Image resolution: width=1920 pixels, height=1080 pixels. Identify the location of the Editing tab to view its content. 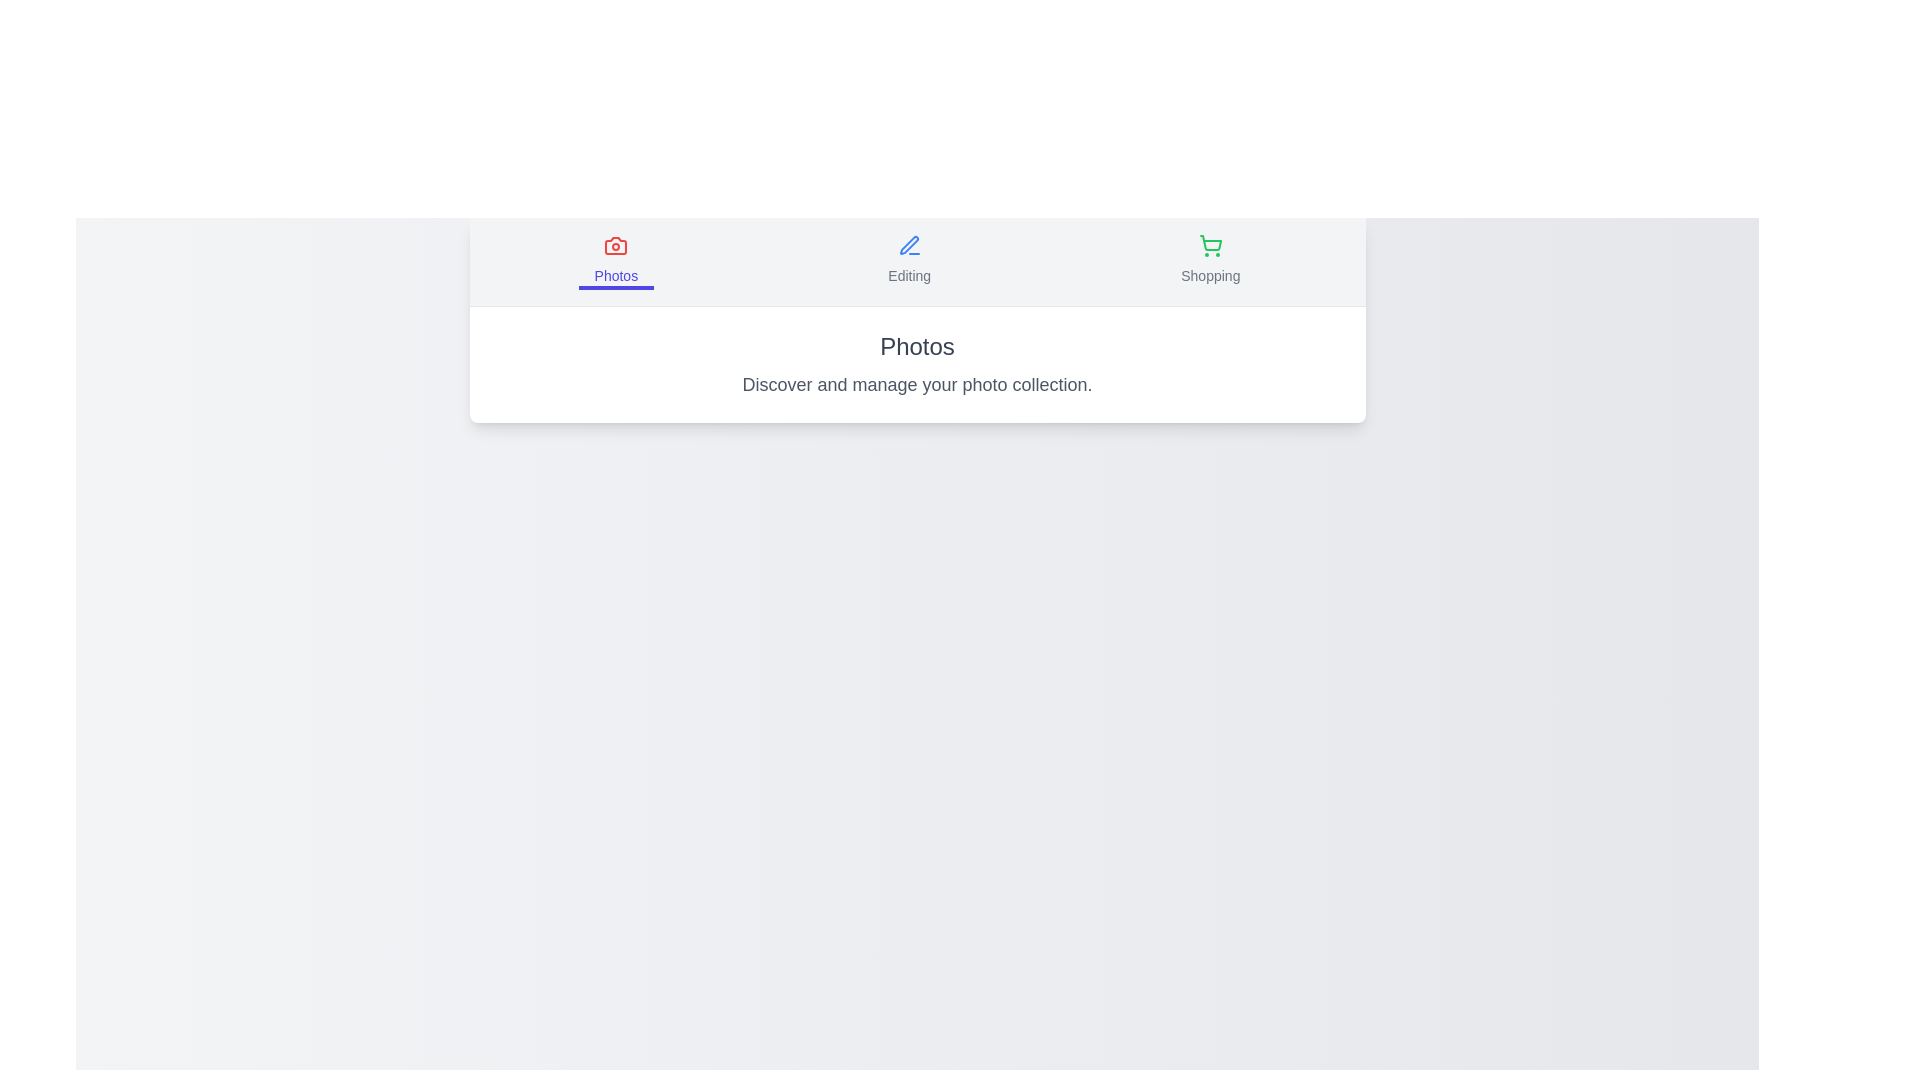
(907, 261).